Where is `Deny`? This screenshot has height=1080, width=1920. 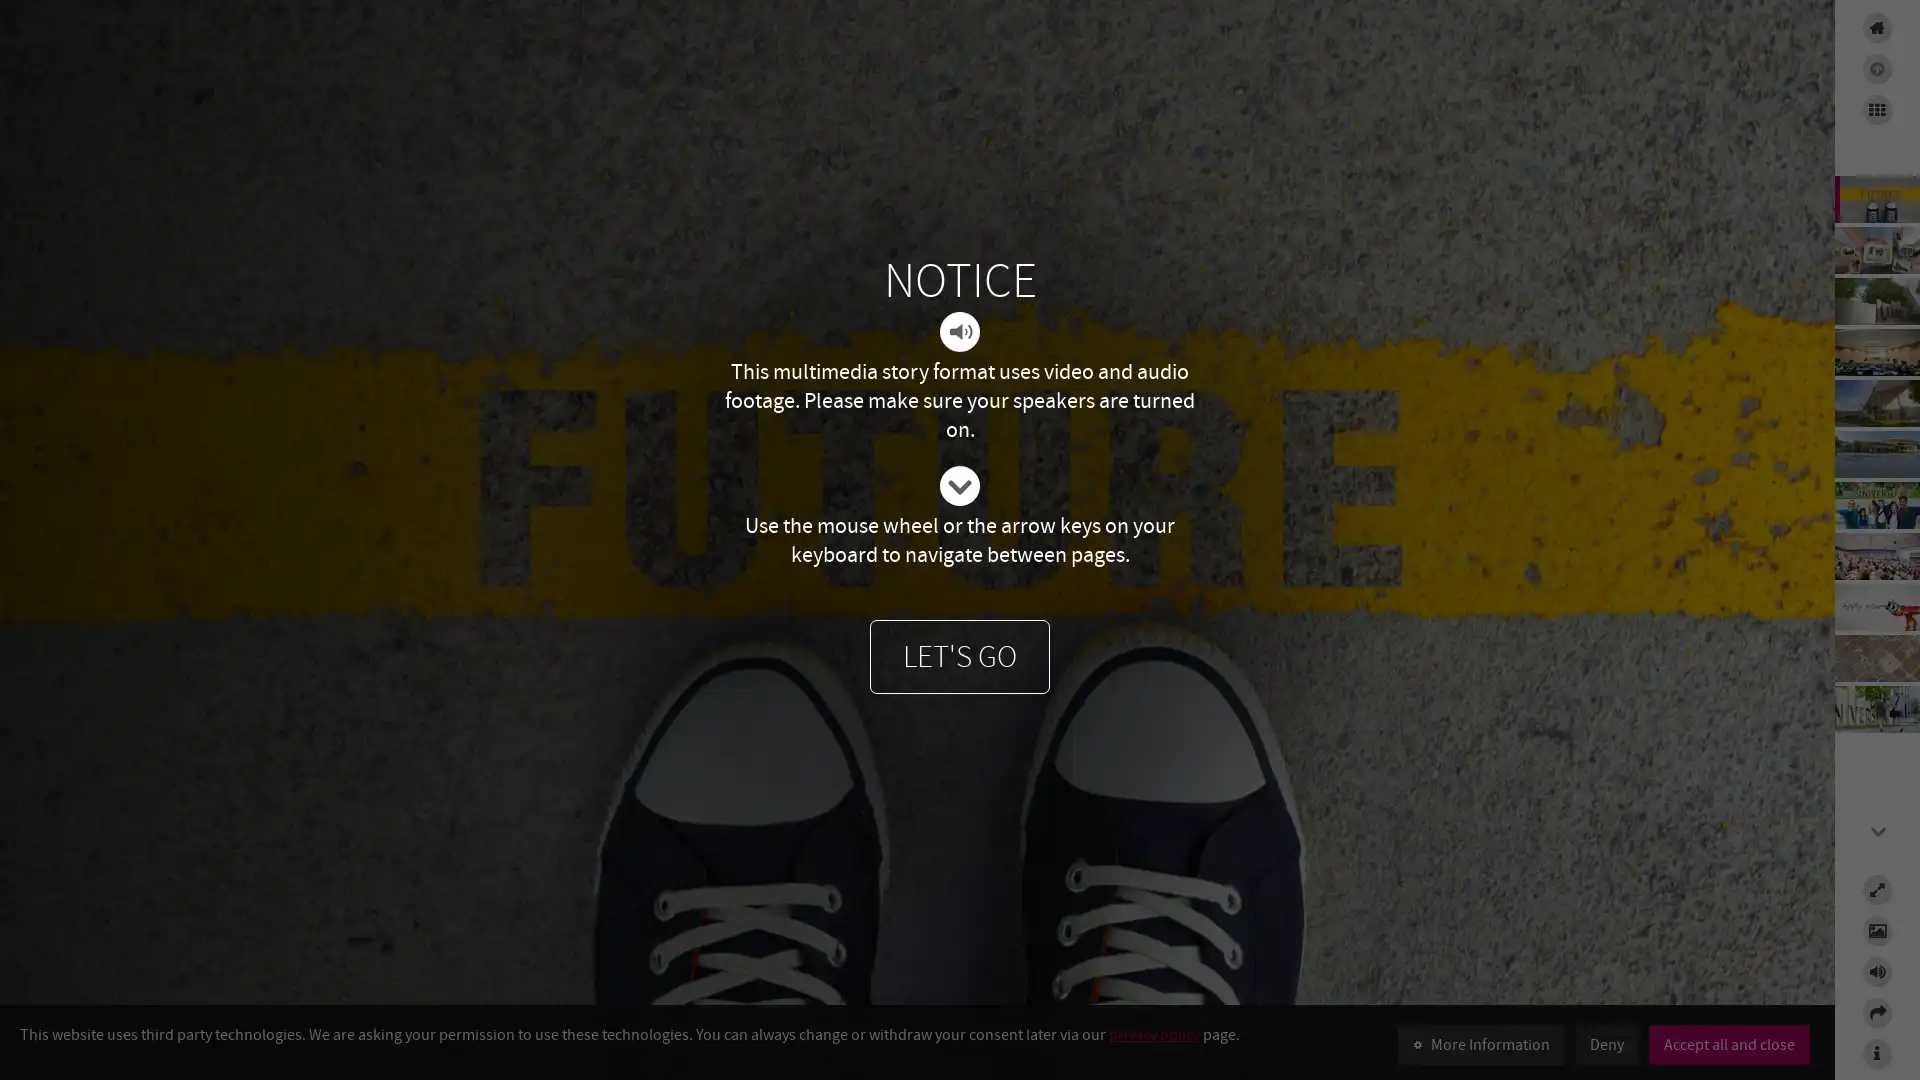
Deny is located at coordinates (1607, 1044).